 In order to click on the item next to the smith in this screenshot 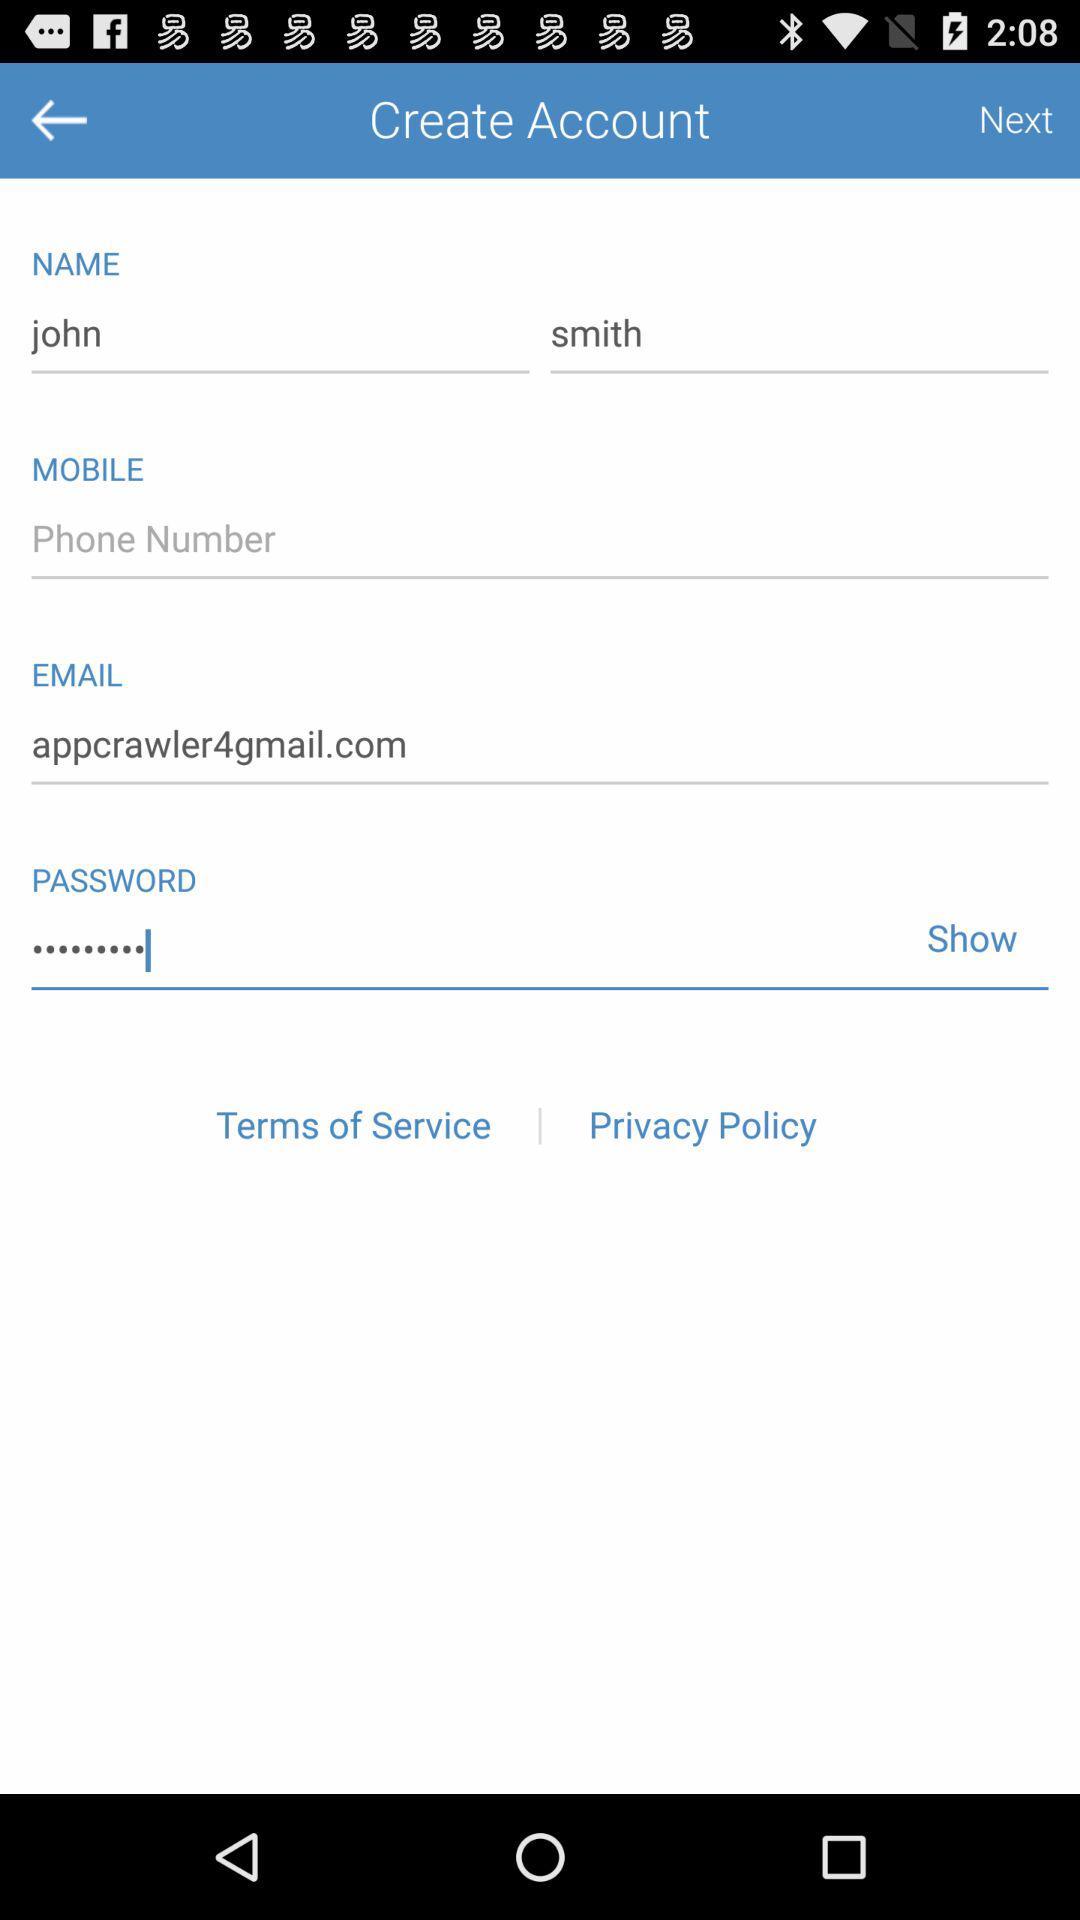, I will do `click(280, 334)`.